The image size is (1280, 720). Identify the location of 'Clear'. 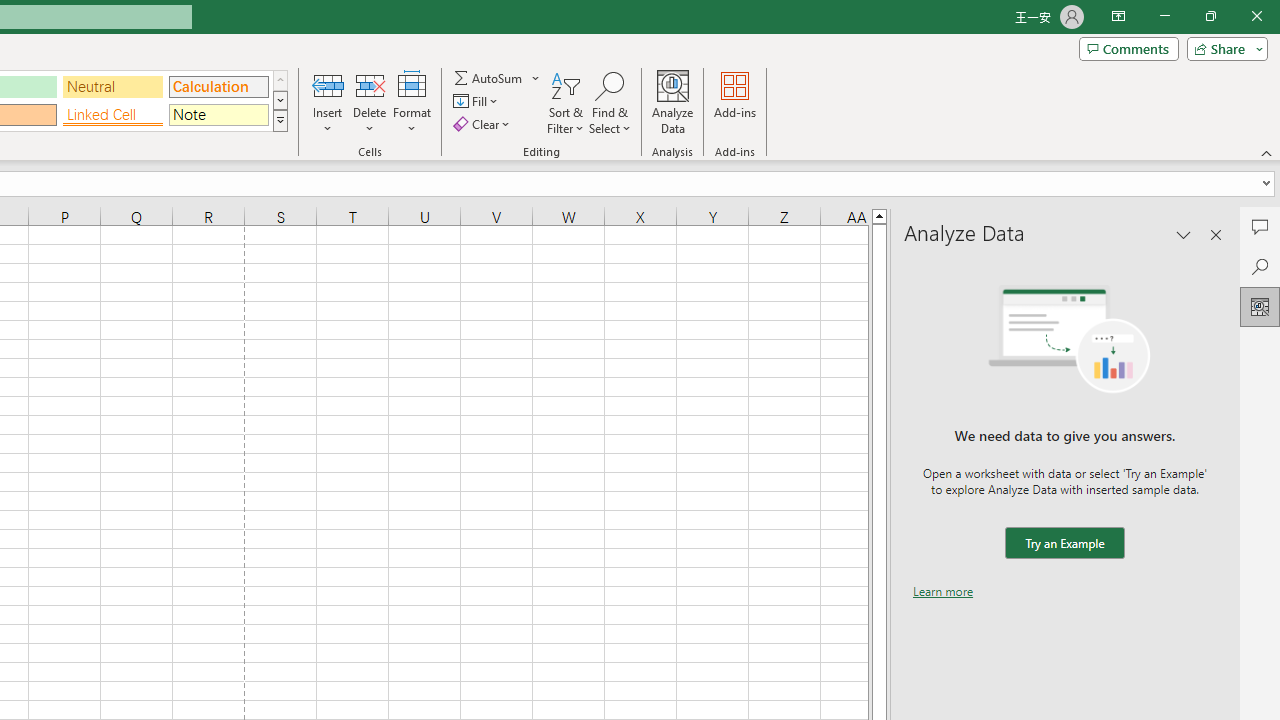
(483, 124).